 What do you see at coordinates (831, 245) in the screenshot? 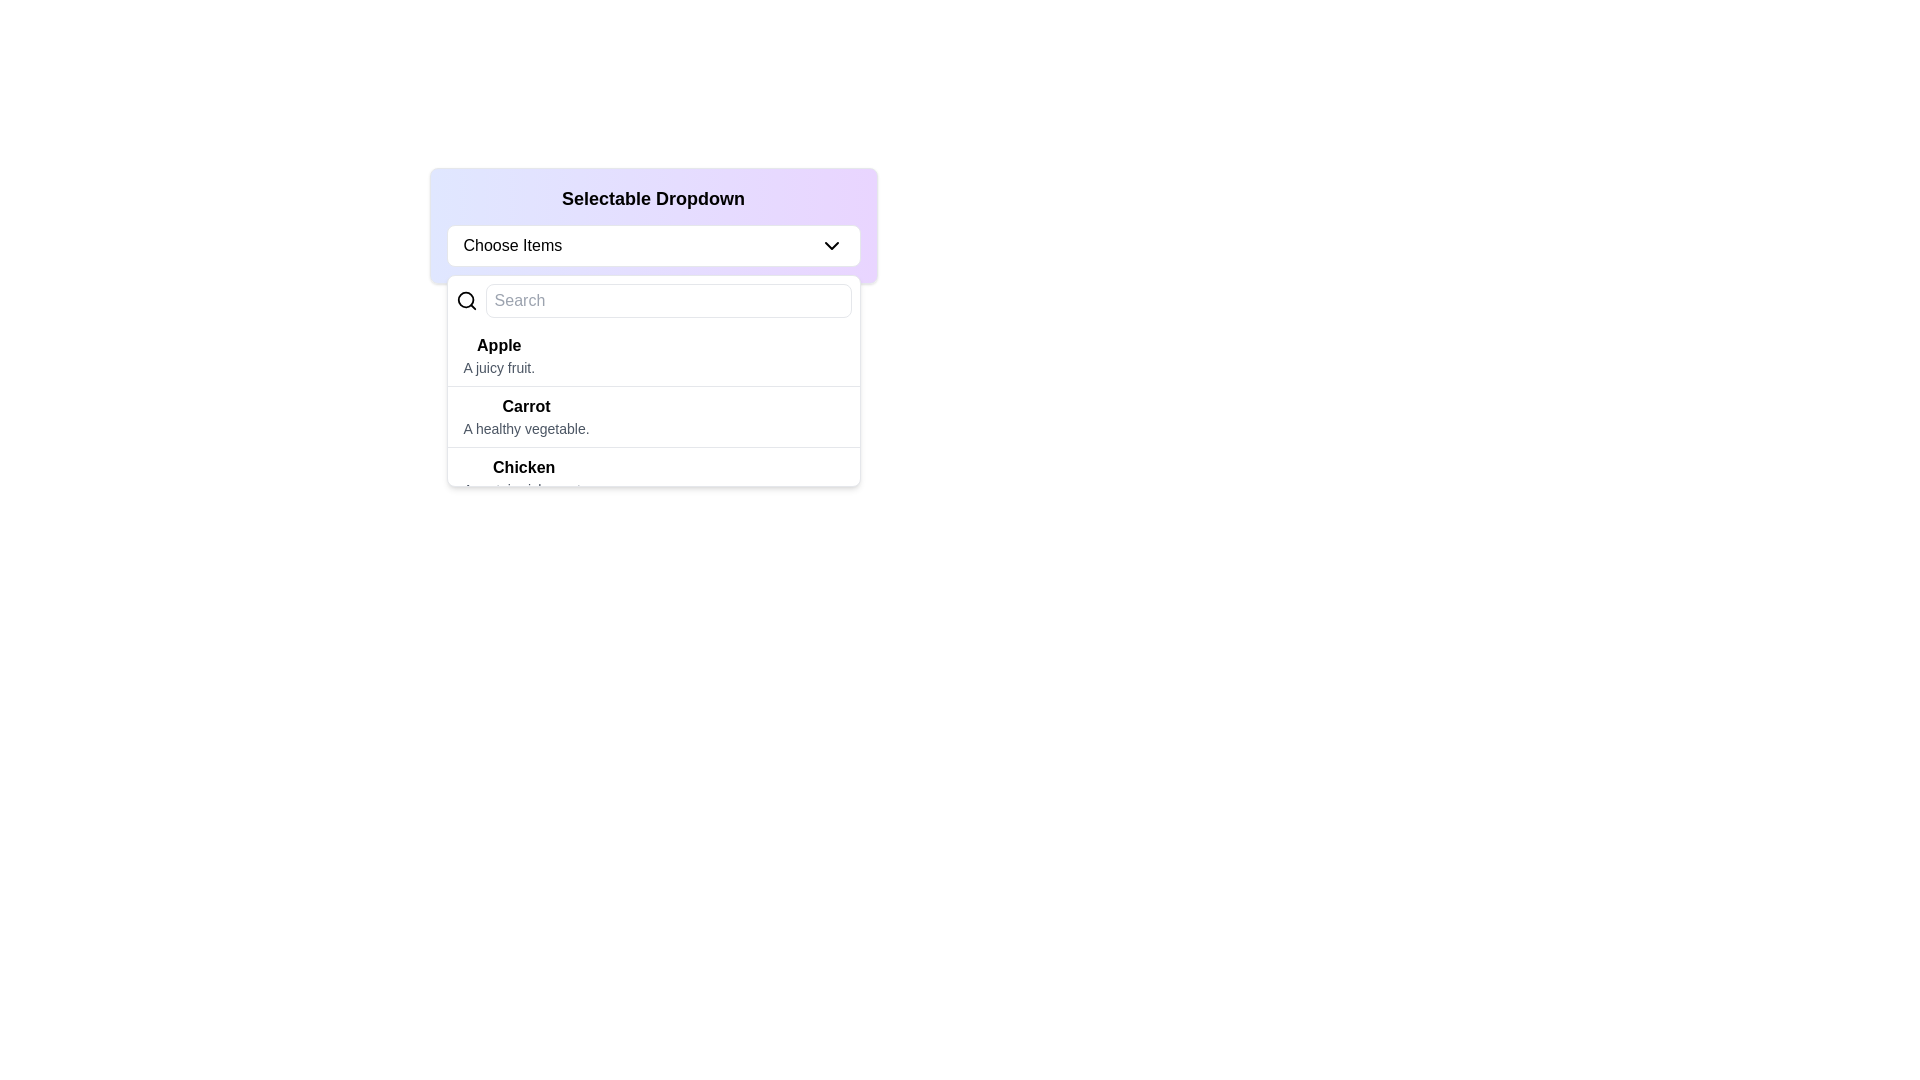
I see `the downward-pointing chevron icon, which is styled with sharp edges and a clean black outline, located next to the text 'Choose Items' within the white dropdown button` at bounding box center [831, 245].